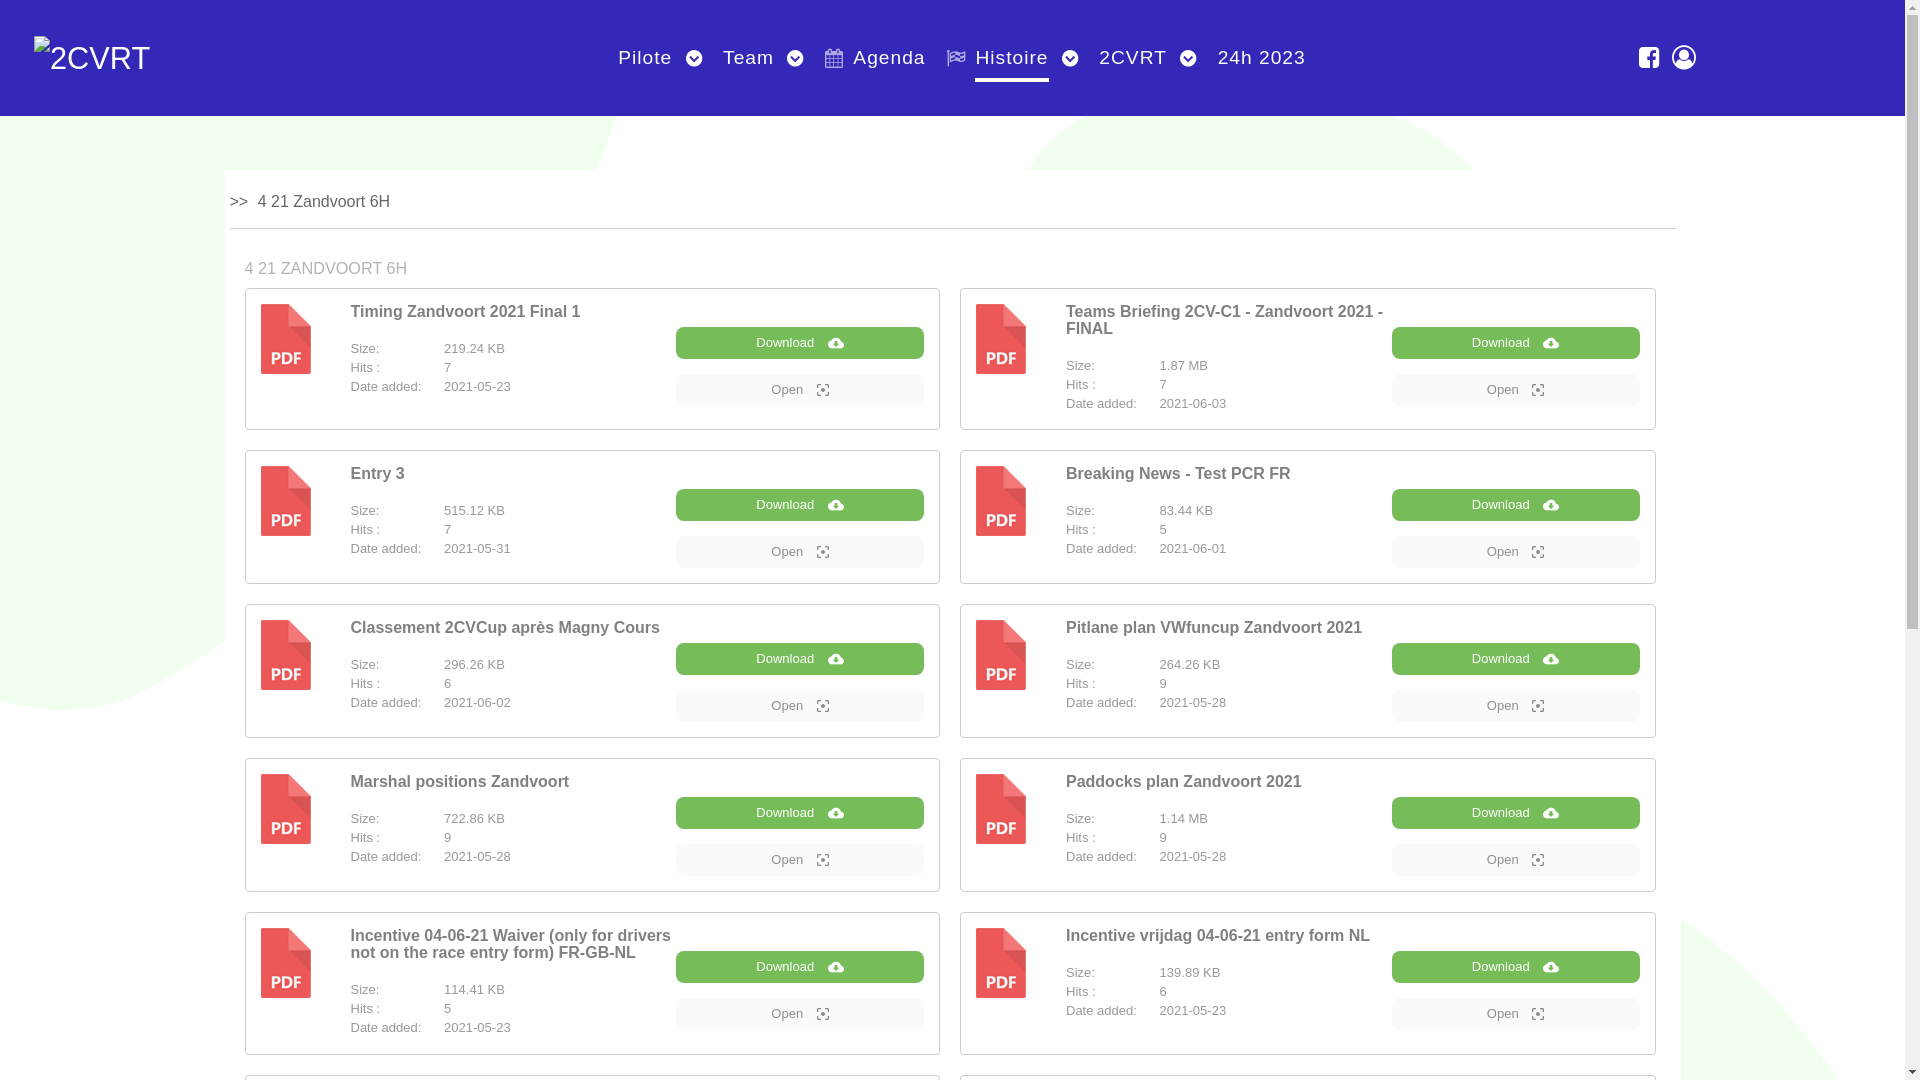  What do you see at coordinates (1516, 813) in the screenshot?
I see `'Download'` at bounding box center [1516, 813].